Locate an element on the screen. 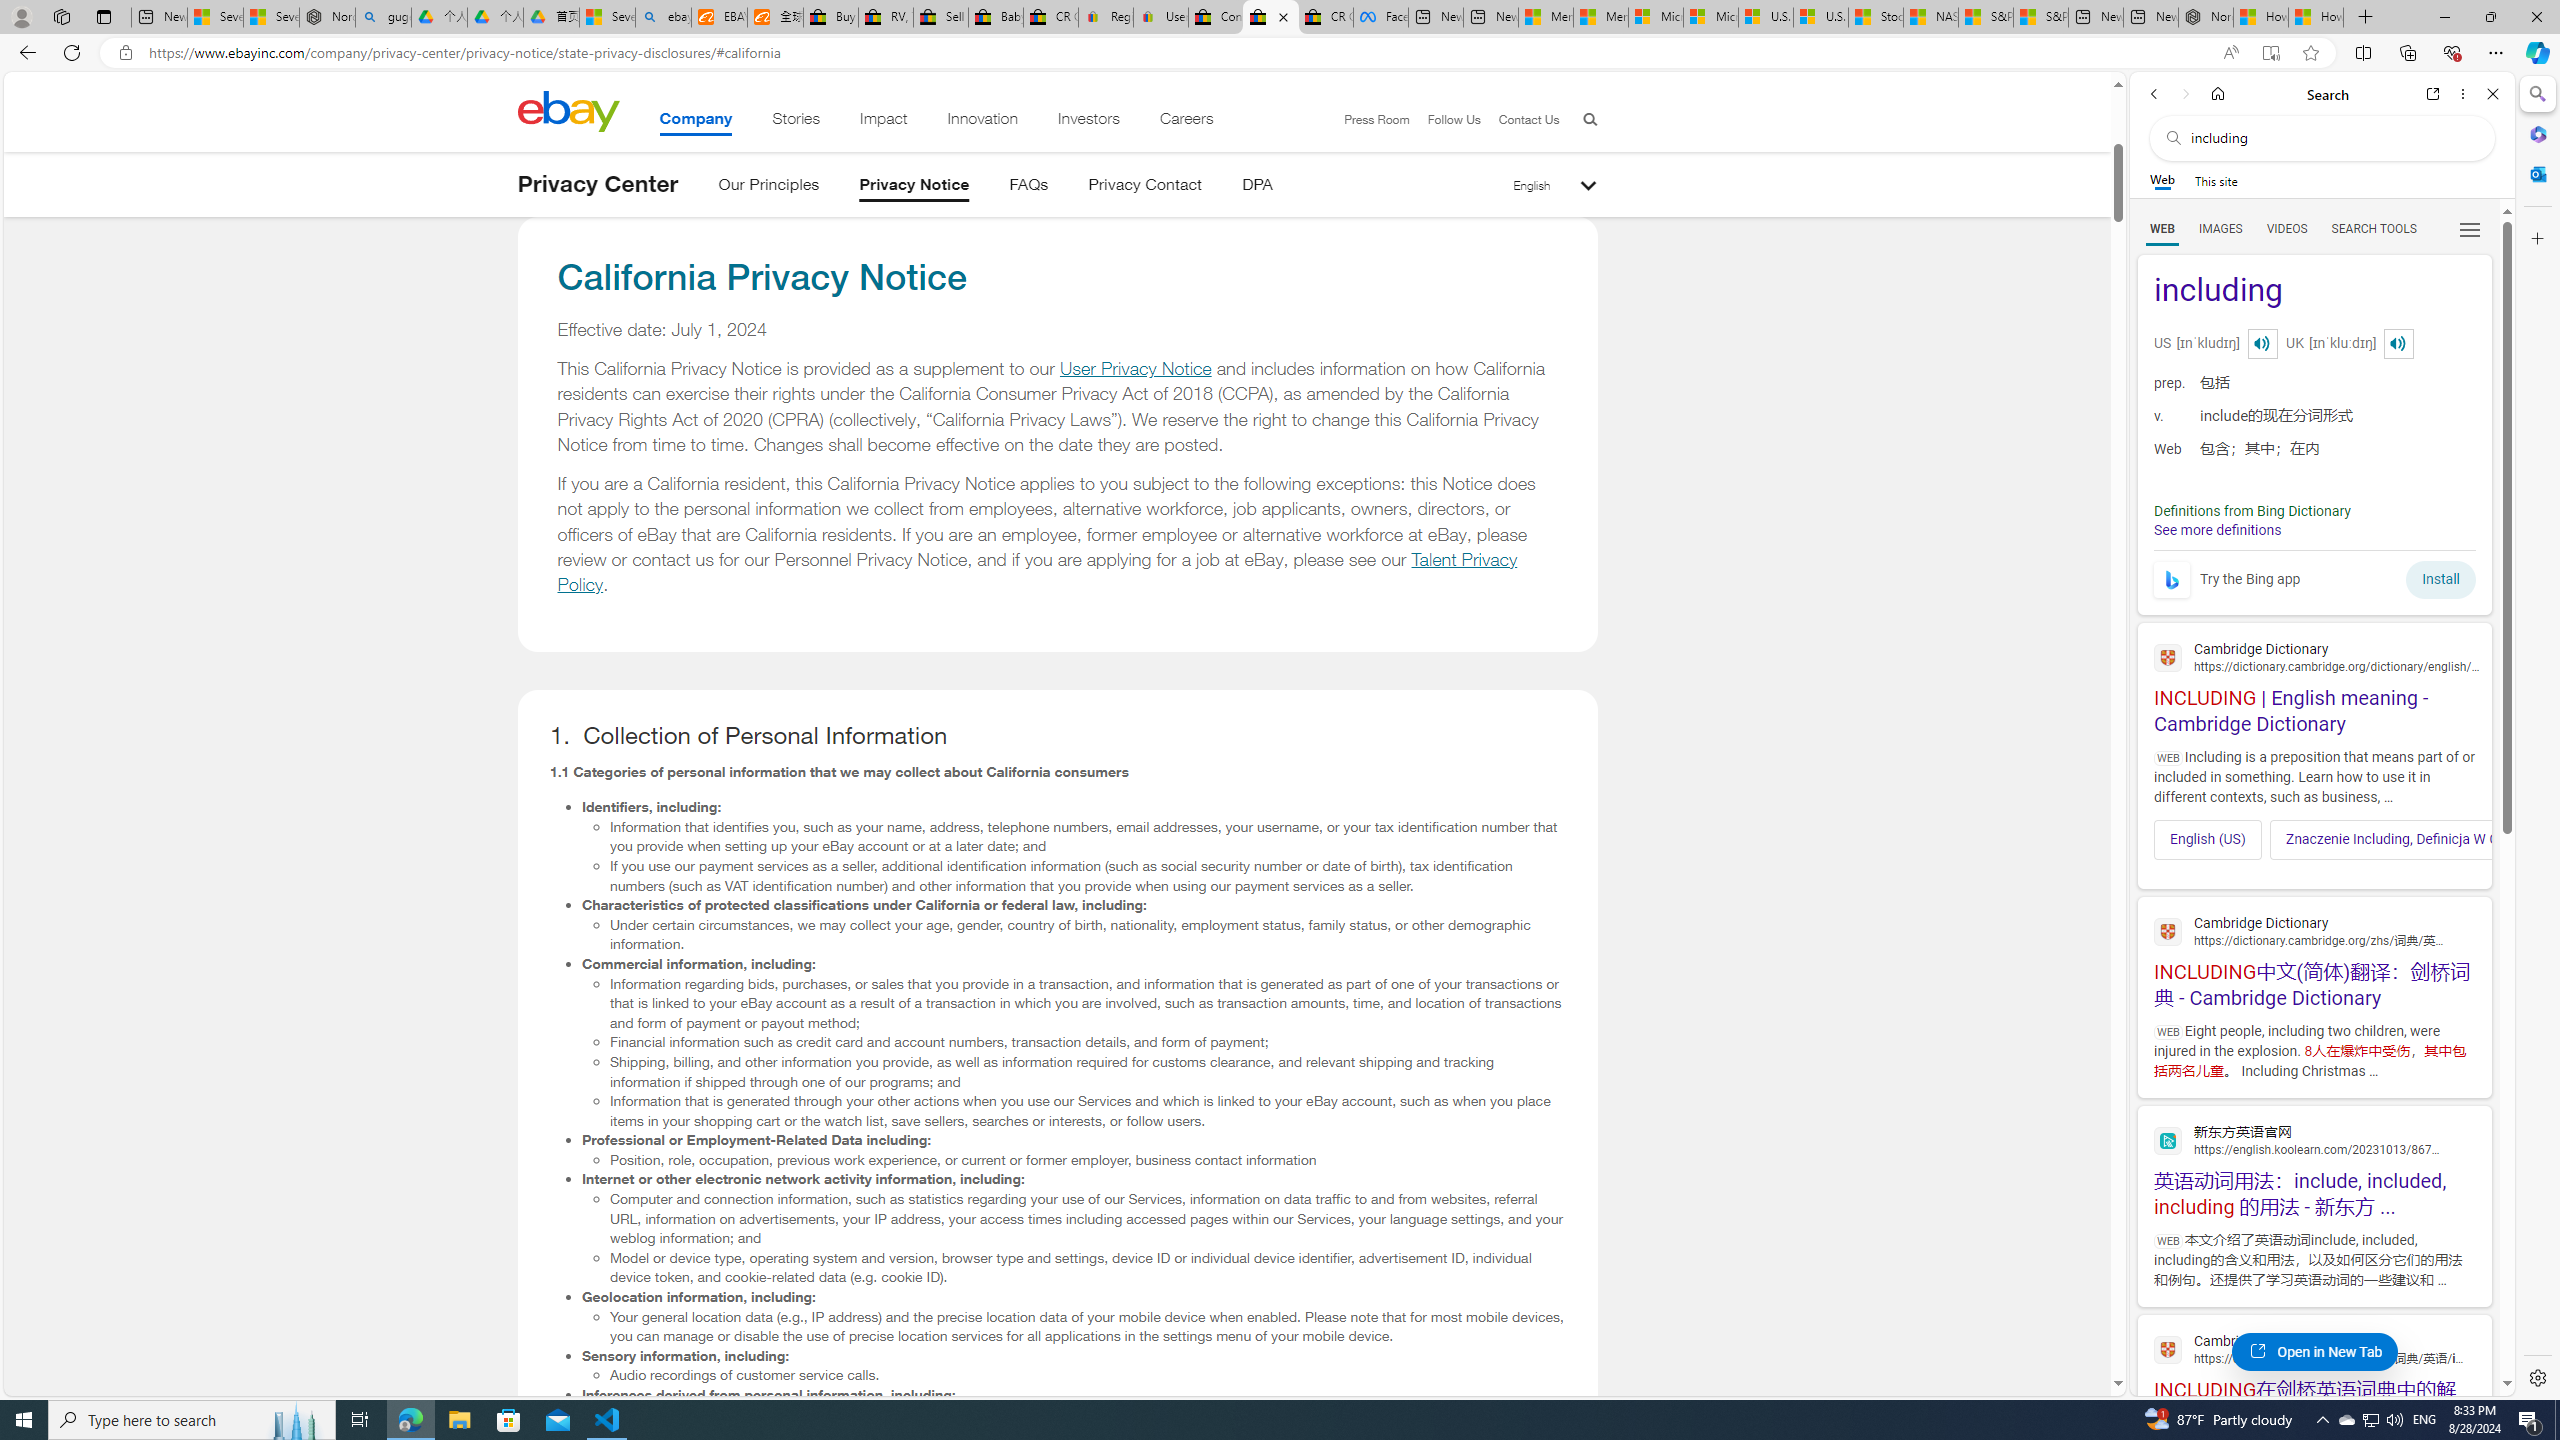  'Global web icon' is located at coordinates (2168, 1349).